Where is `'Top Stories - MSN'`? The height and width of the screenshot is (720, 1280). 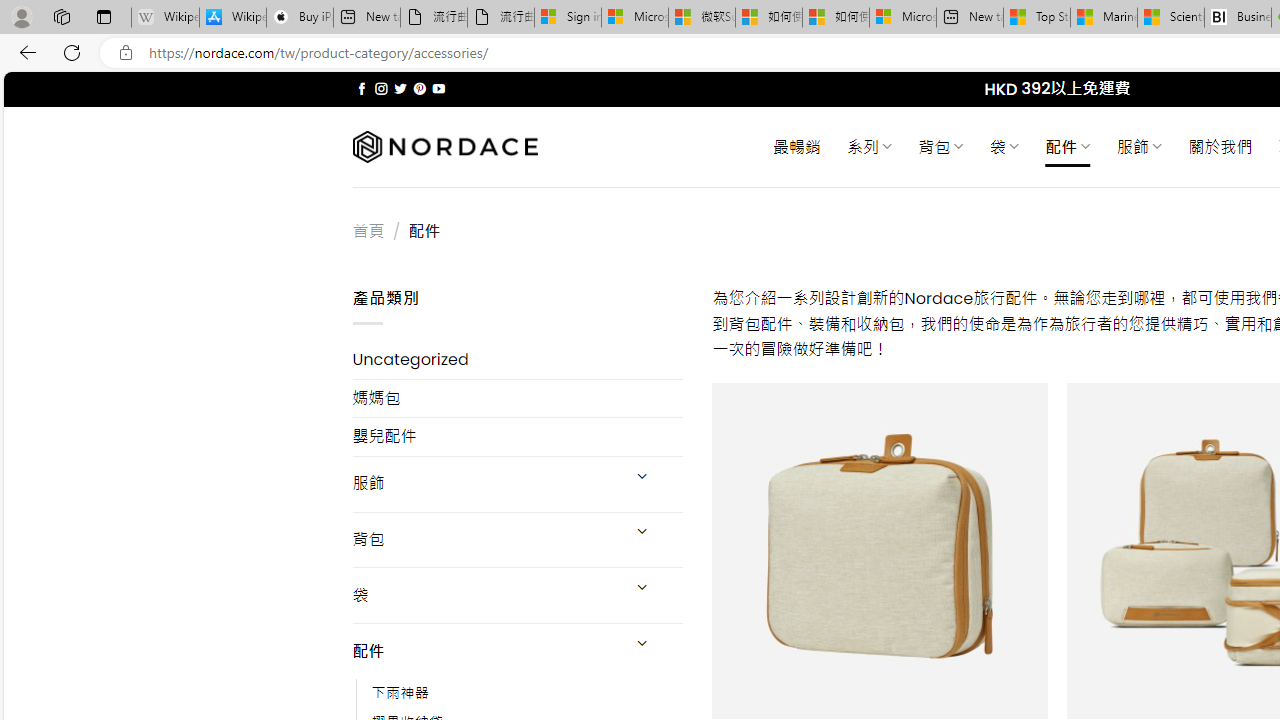
'Top Stories - MSN' is located at coordinates (1036, 17).